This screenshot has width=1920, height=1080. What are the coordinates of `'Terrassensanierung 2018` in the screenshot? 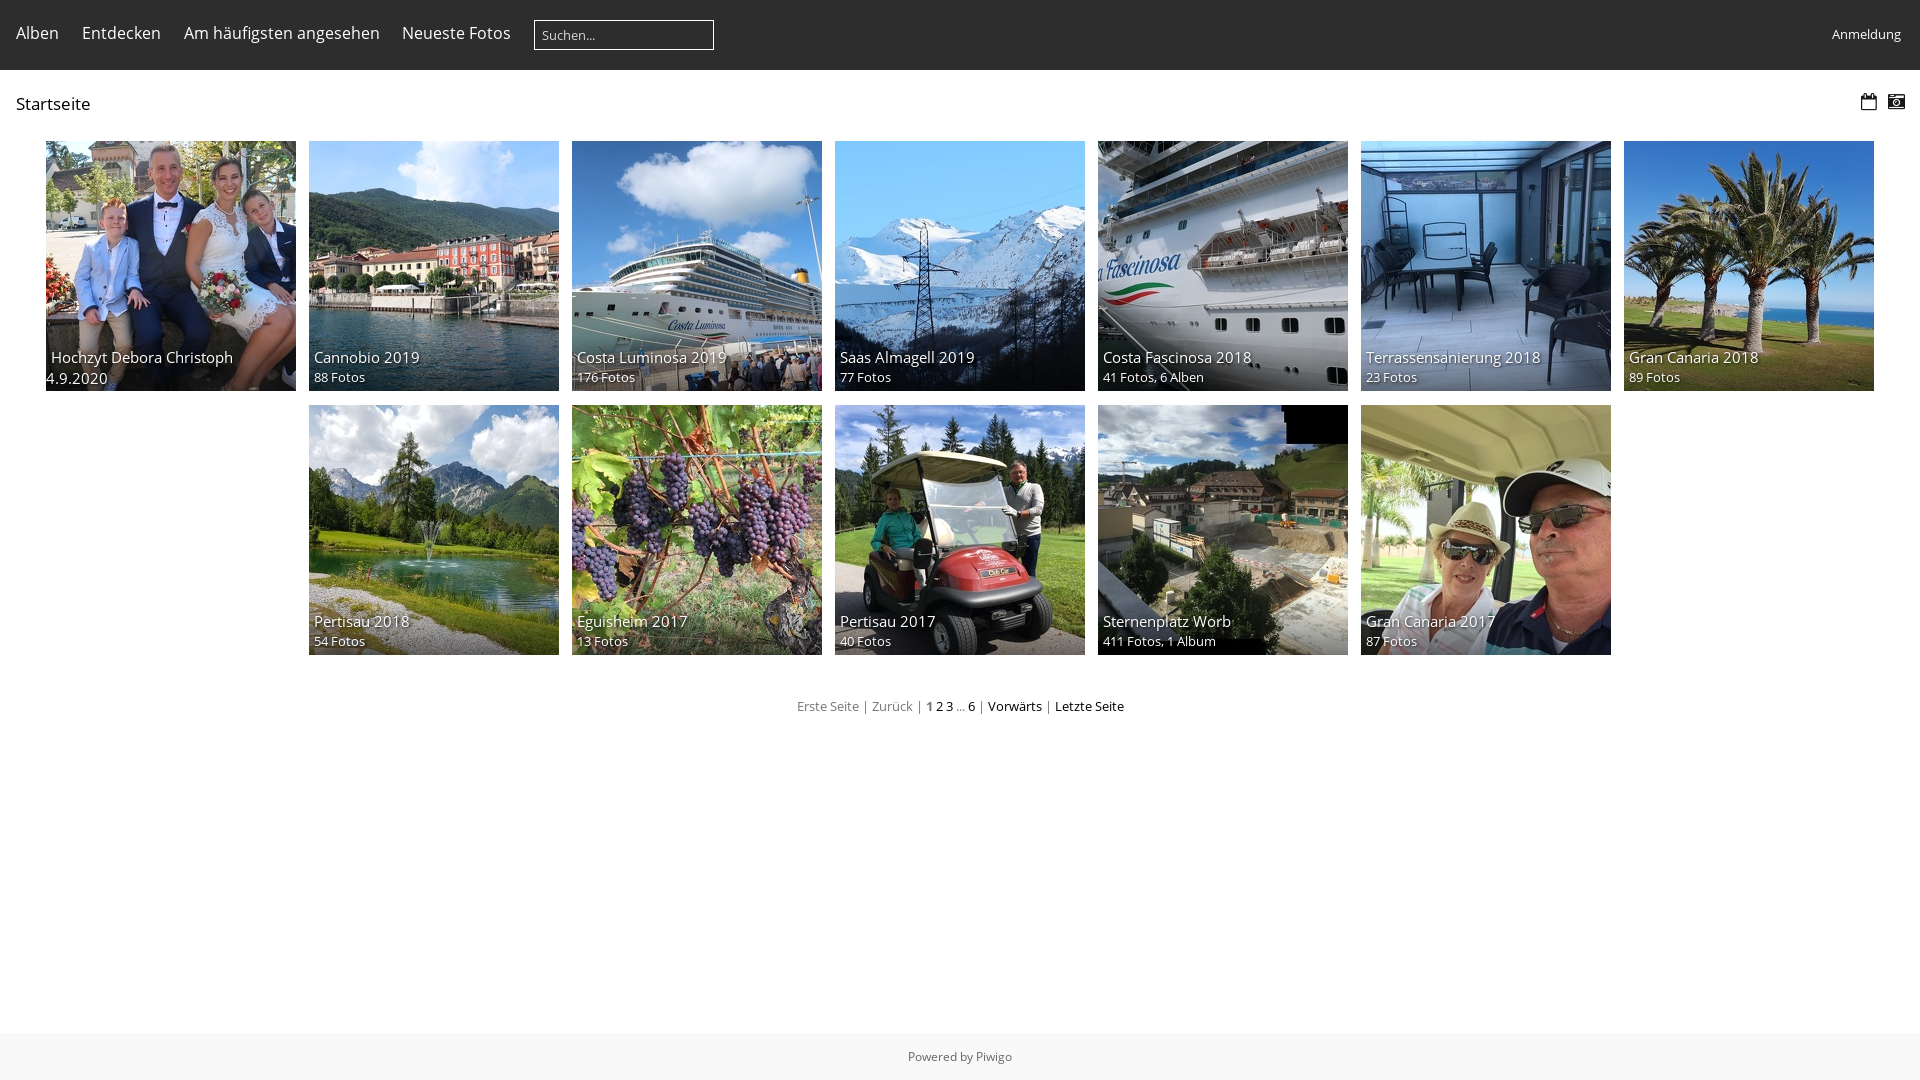 It's located at (1360, 265).